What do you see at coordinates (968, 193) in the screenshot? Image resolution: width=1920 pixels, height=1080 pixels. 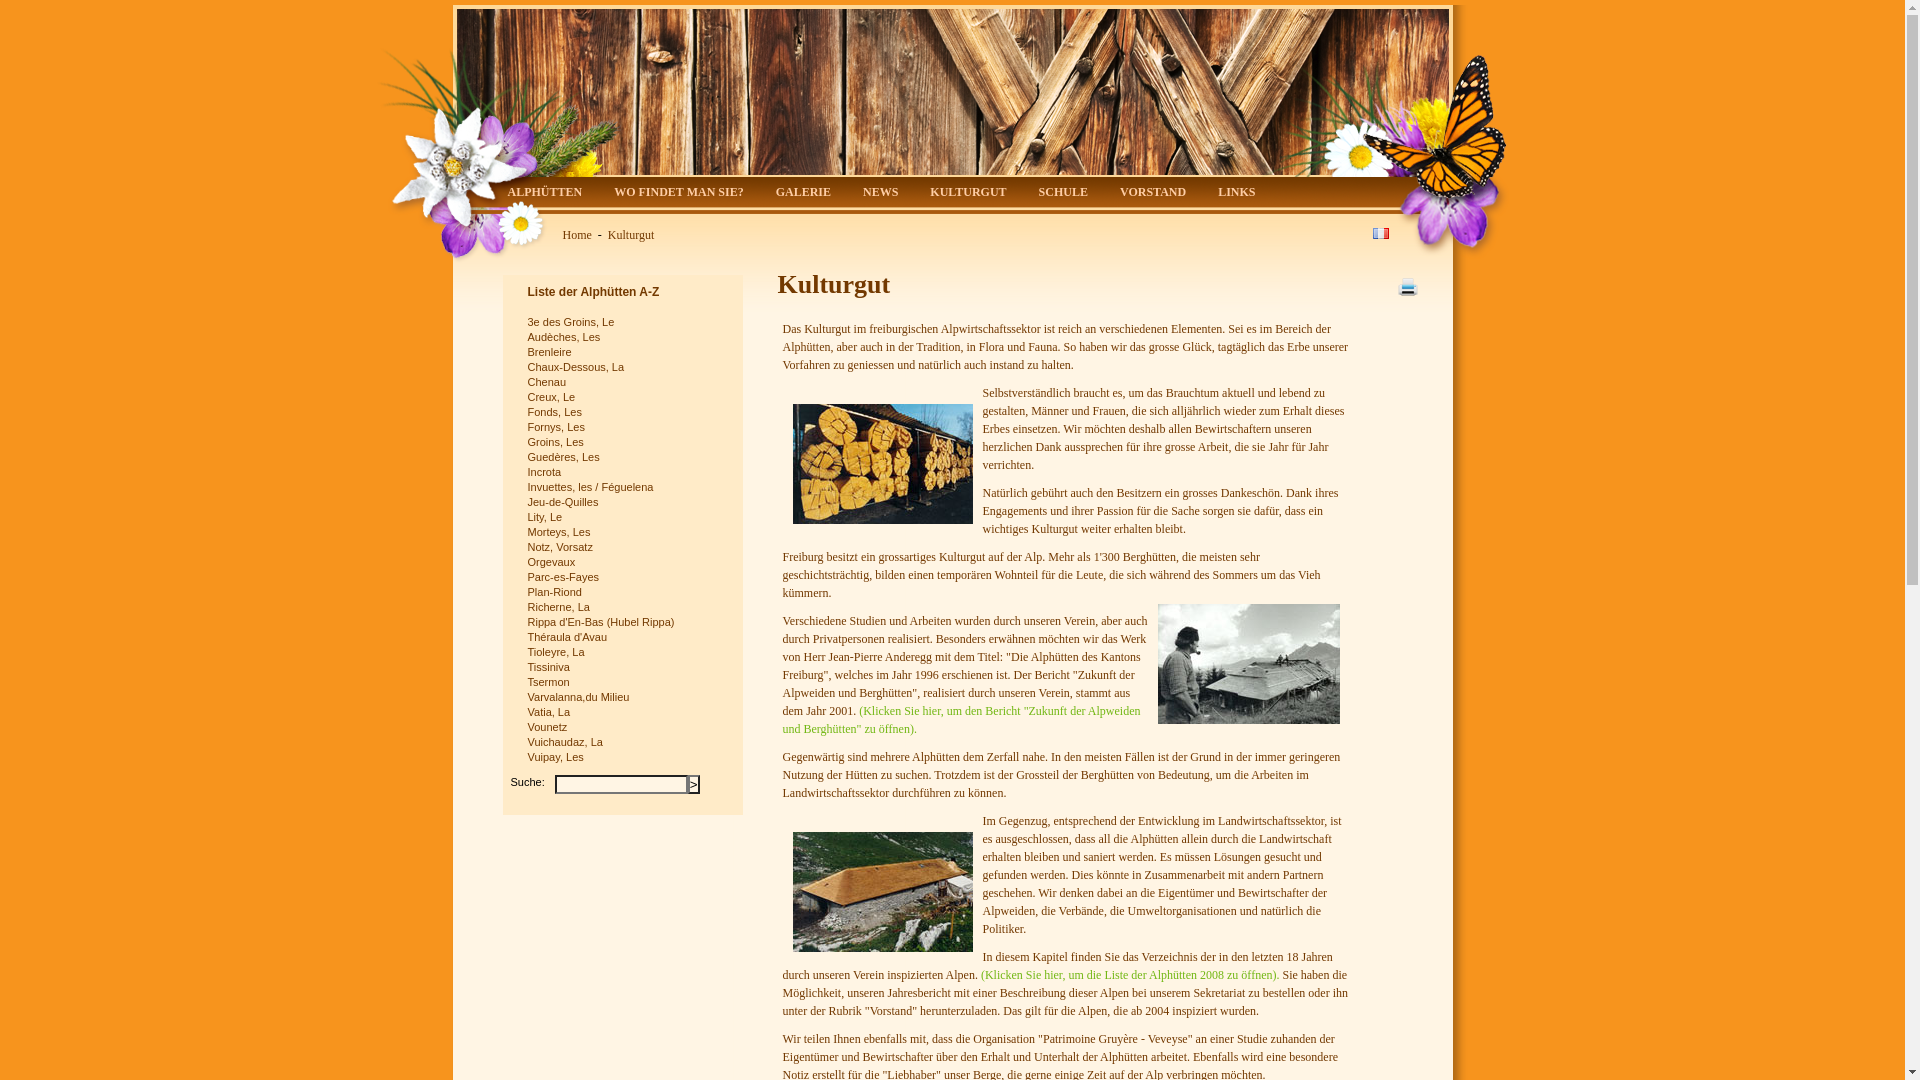 I see `'KULTURGUT'` at bounding box center [968, 193].